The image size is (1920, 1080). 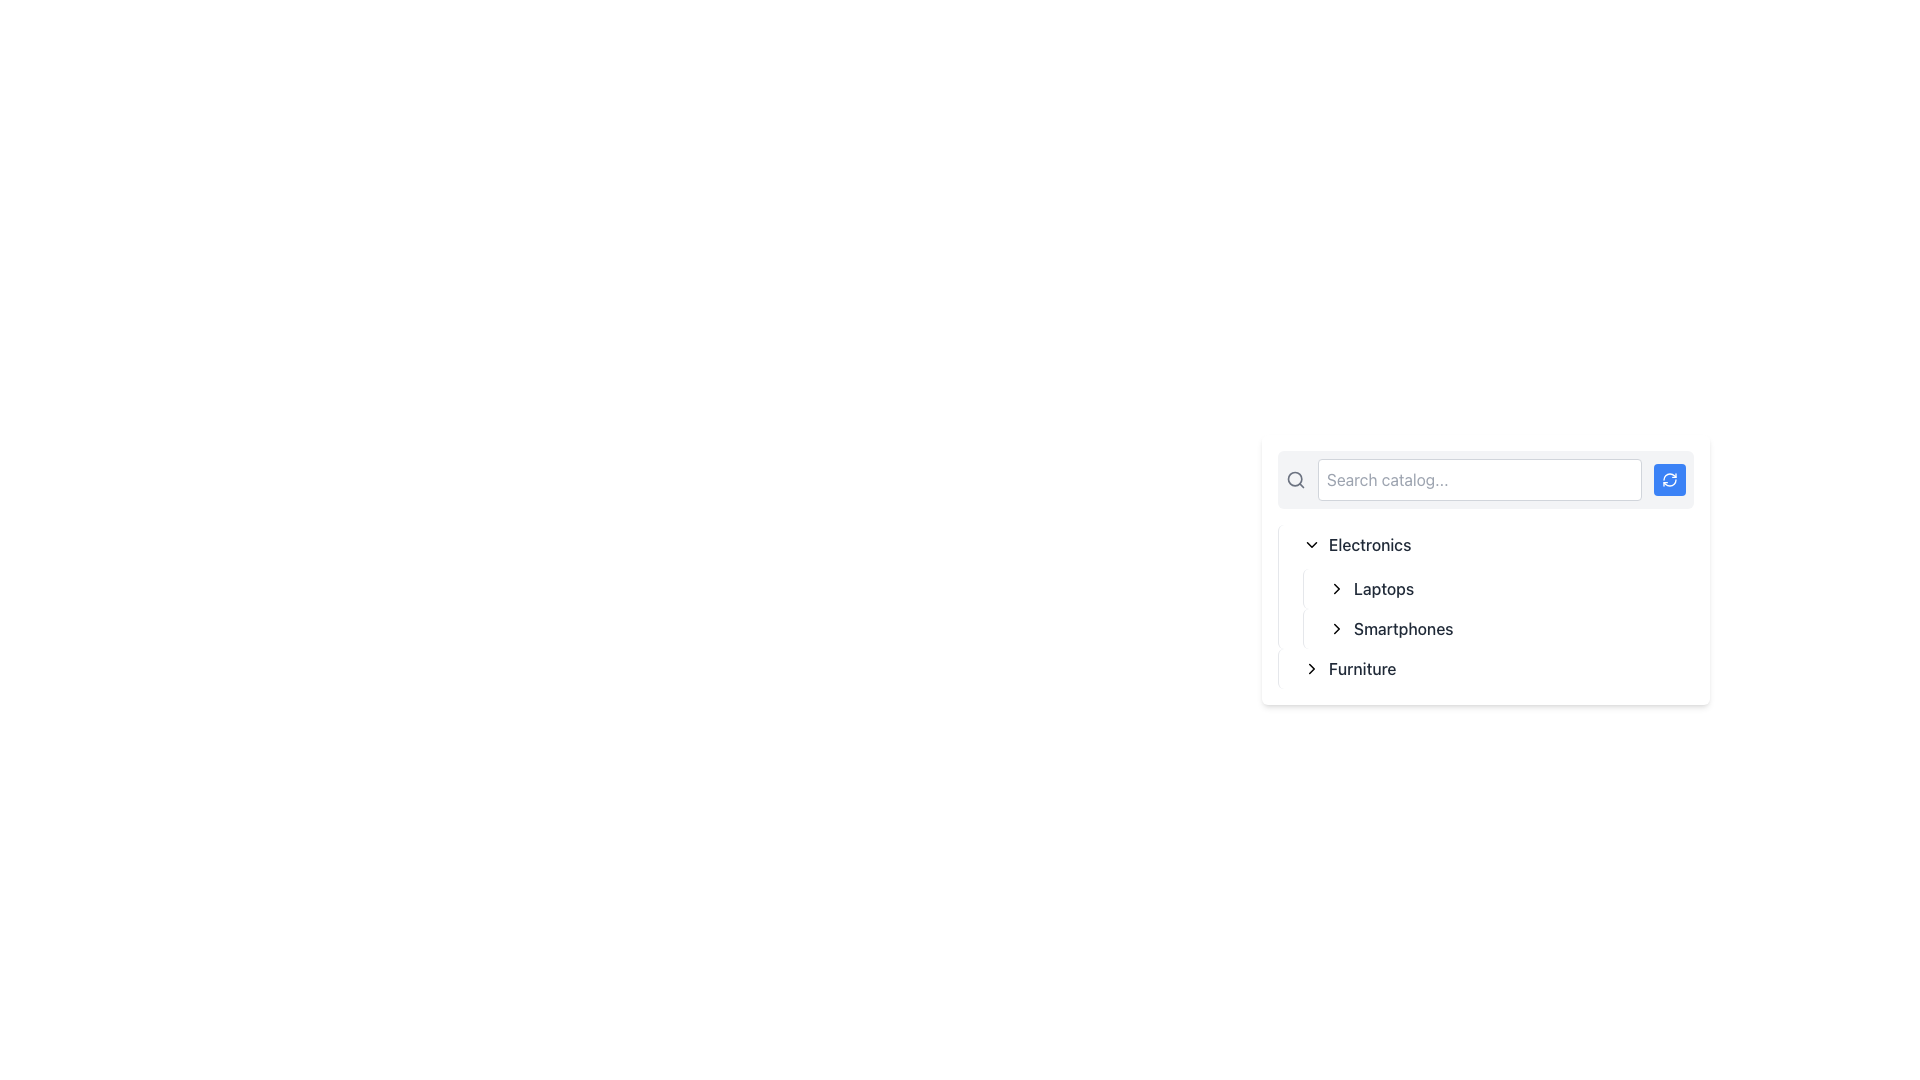 What do you see at coordinates (1337, 588) in the screenshot?
I see `the chevron icon to the right of the 'Electronics' and 'Furniture' list items` at bounding box center [1337, 588].